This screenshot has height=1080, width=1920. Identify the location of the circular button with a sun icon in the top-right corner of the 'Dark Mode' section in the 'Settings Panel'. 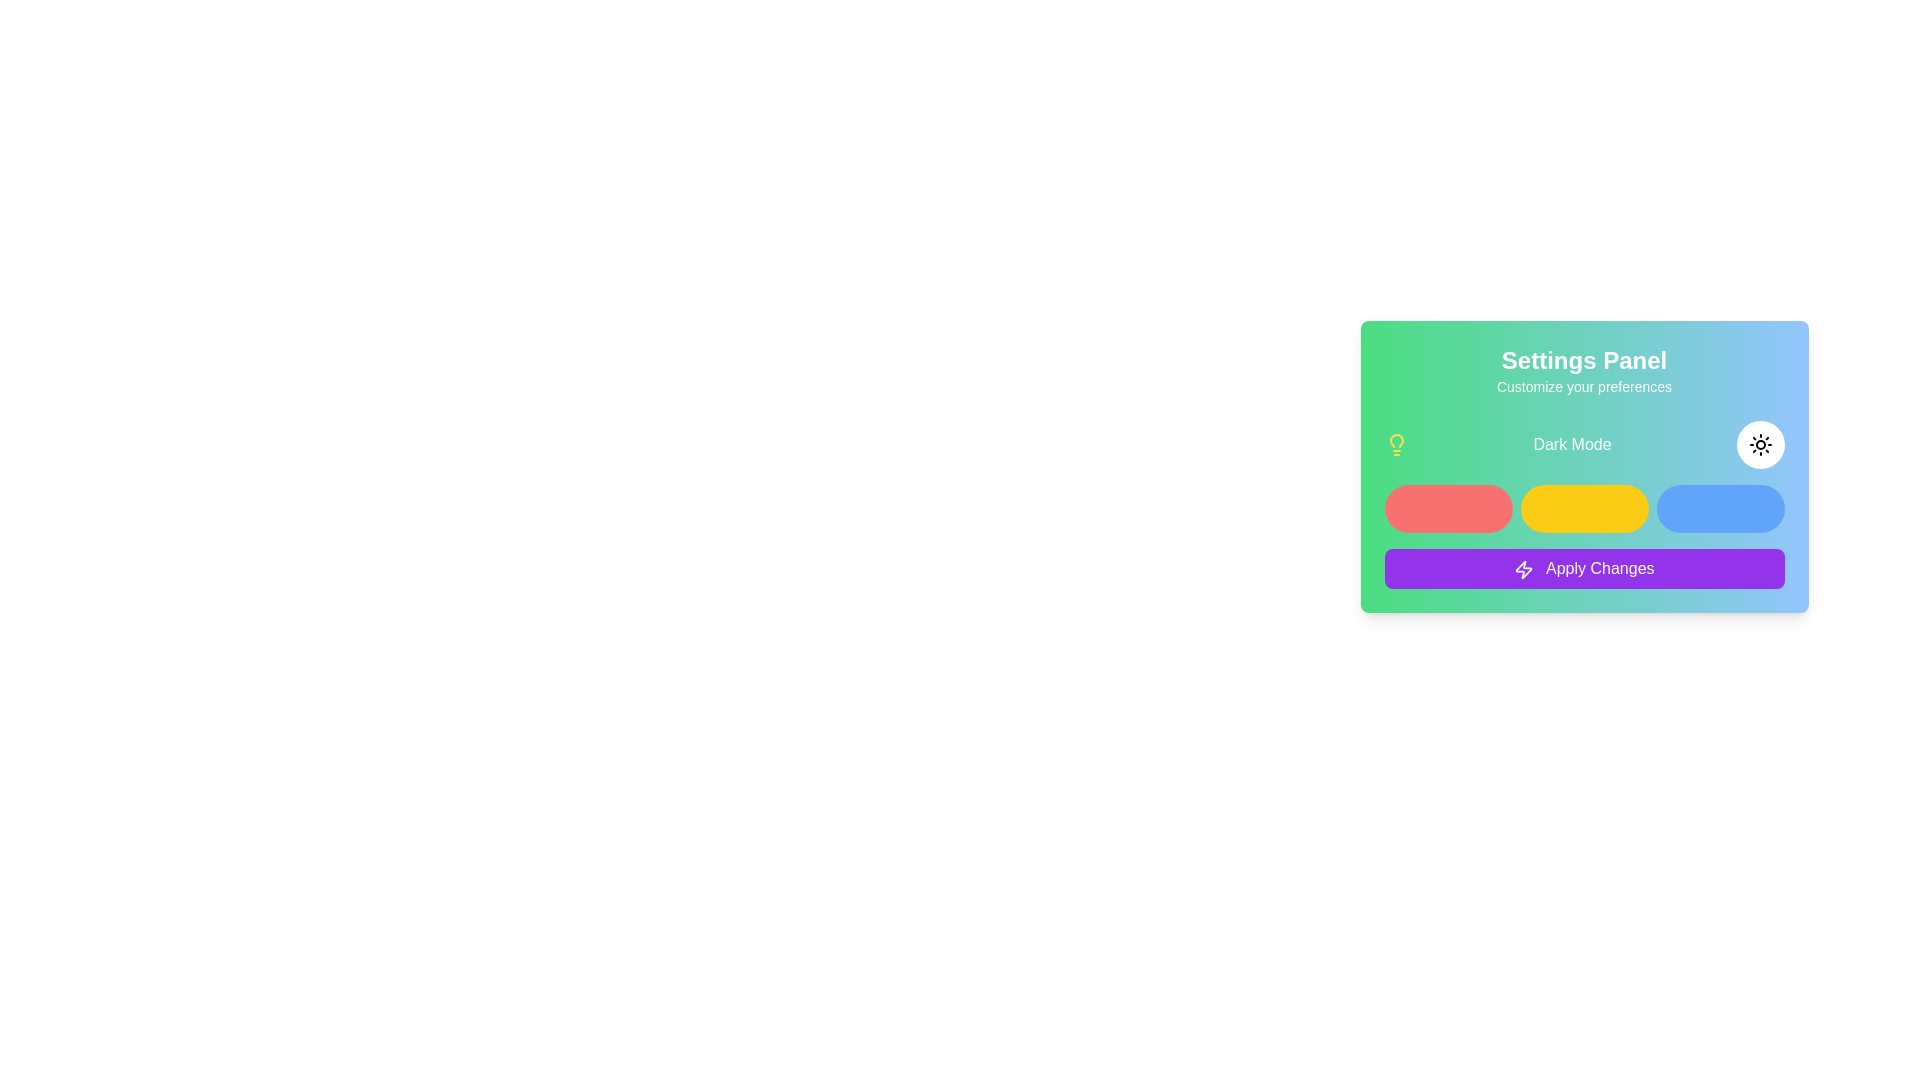
(1760, 443).